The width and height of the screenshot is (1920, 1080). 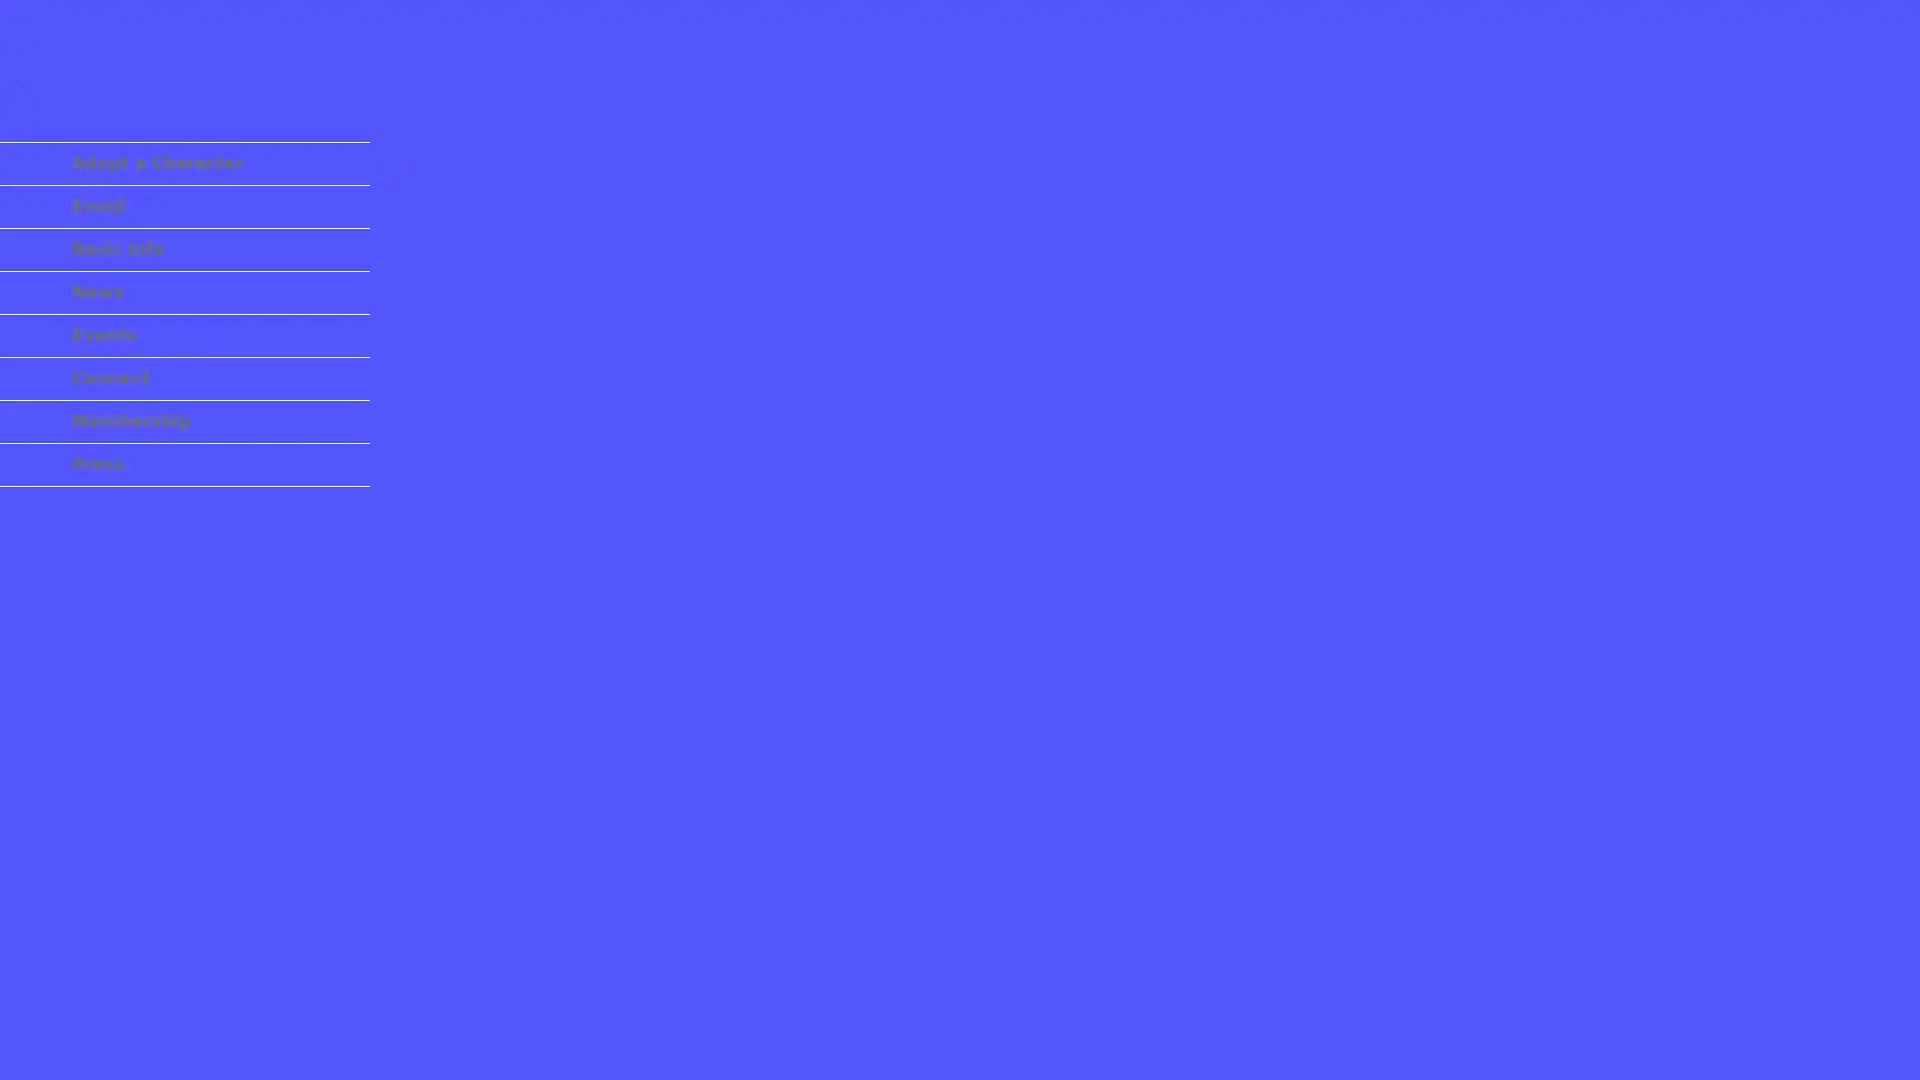 I want to click on U+134C, so click(x=908, y=857).